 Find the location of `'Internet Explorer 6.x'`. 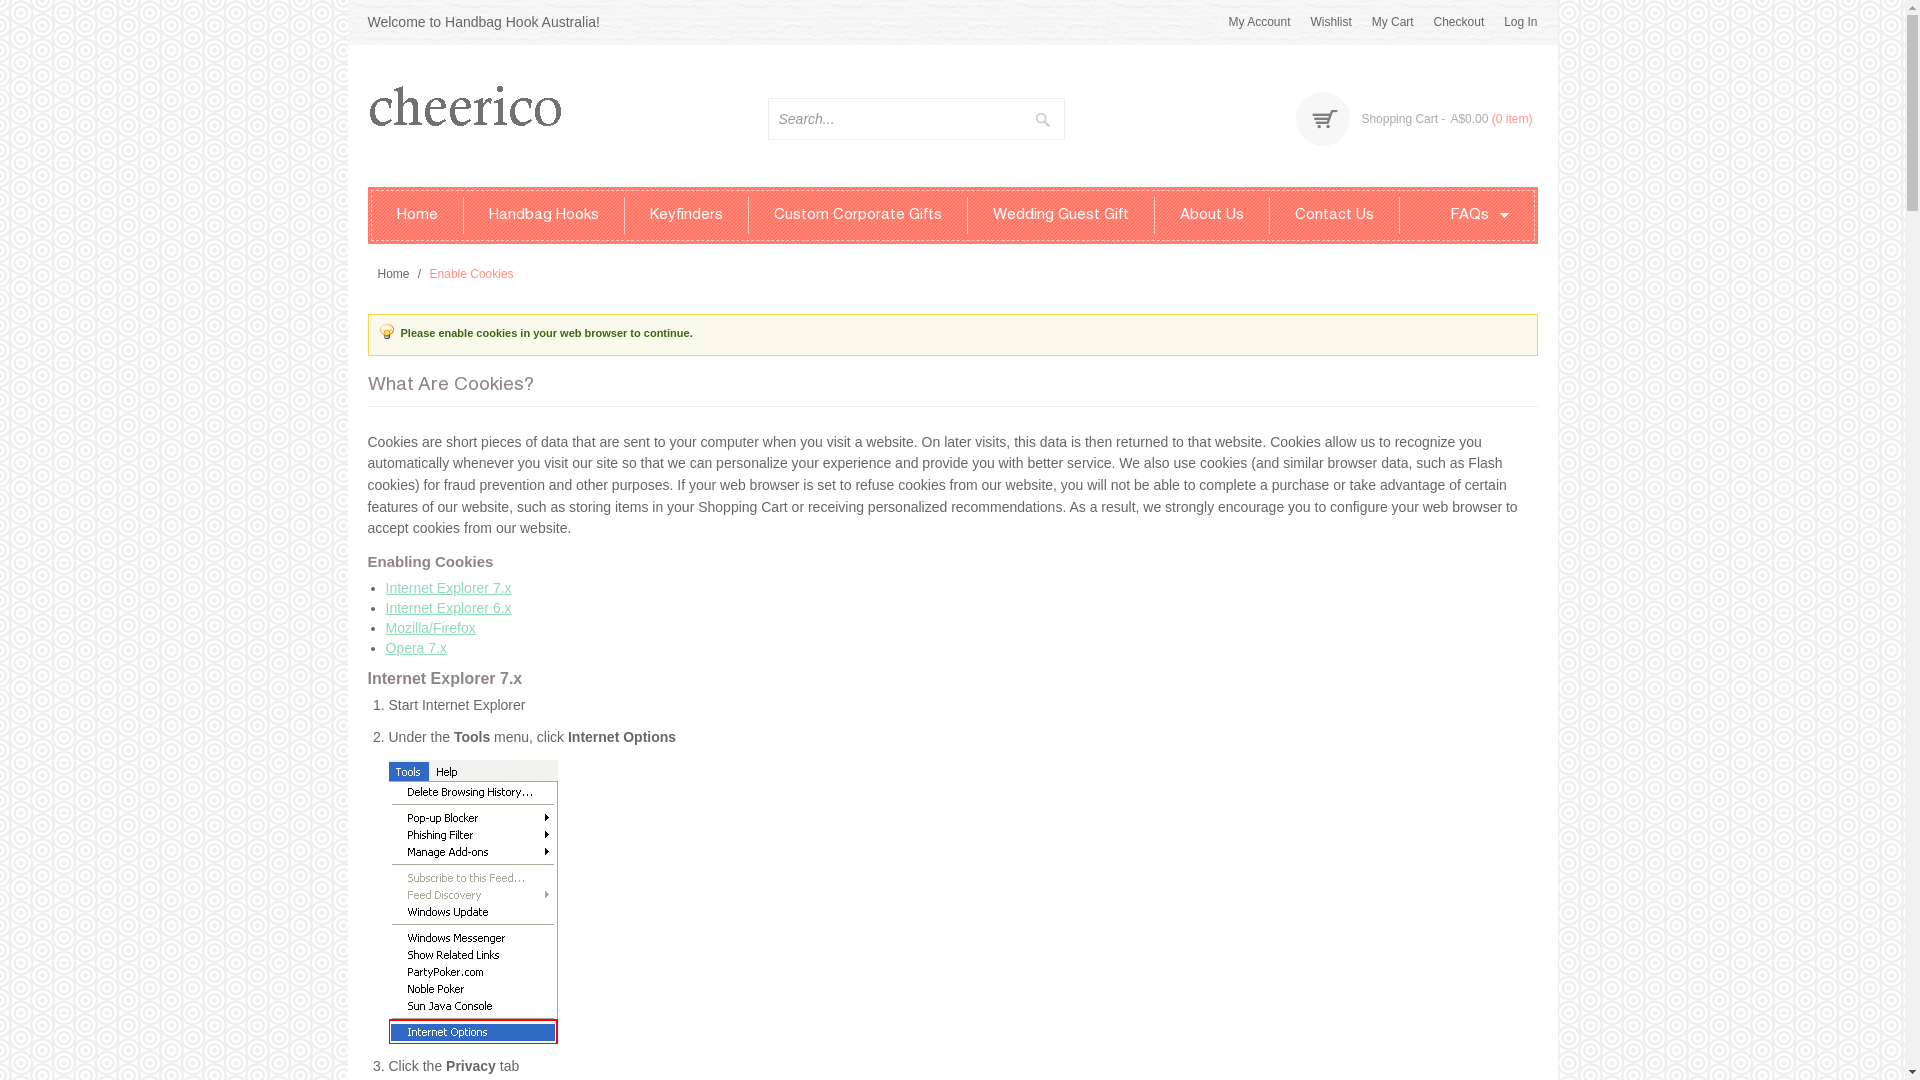

'Internet Explorer 6.x' is located at coordinates (448, 607).